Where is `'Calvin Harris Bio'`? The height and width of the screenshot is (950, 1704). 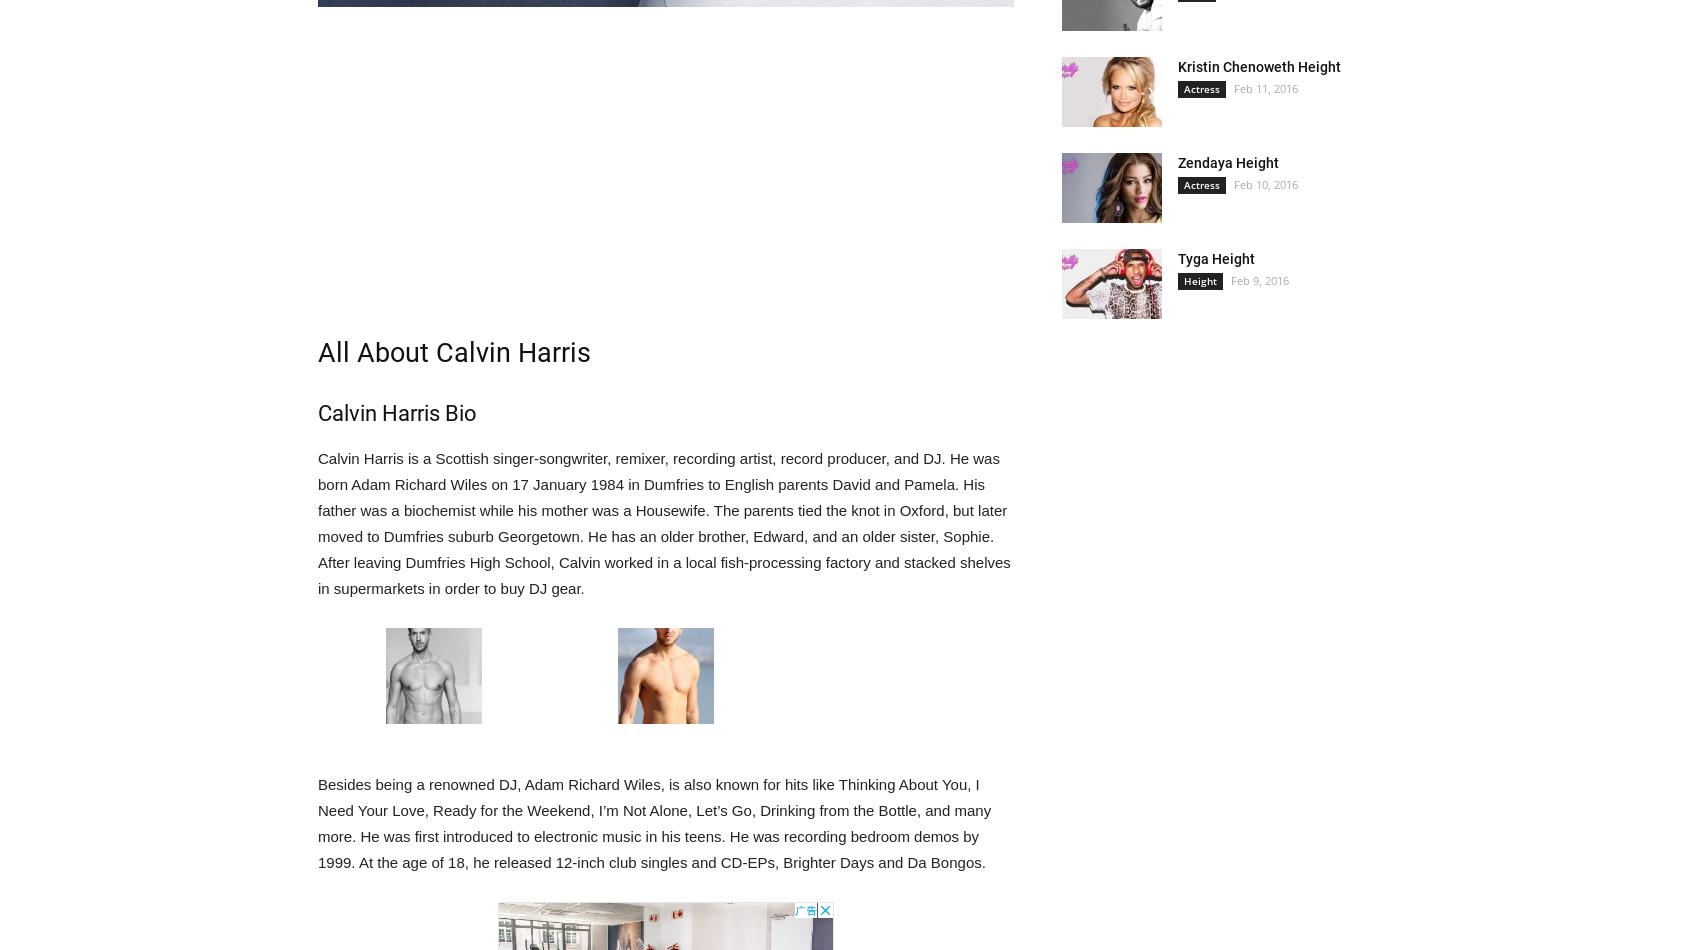
'Calvin Harris Bio' is located at coordinates (396, 412).